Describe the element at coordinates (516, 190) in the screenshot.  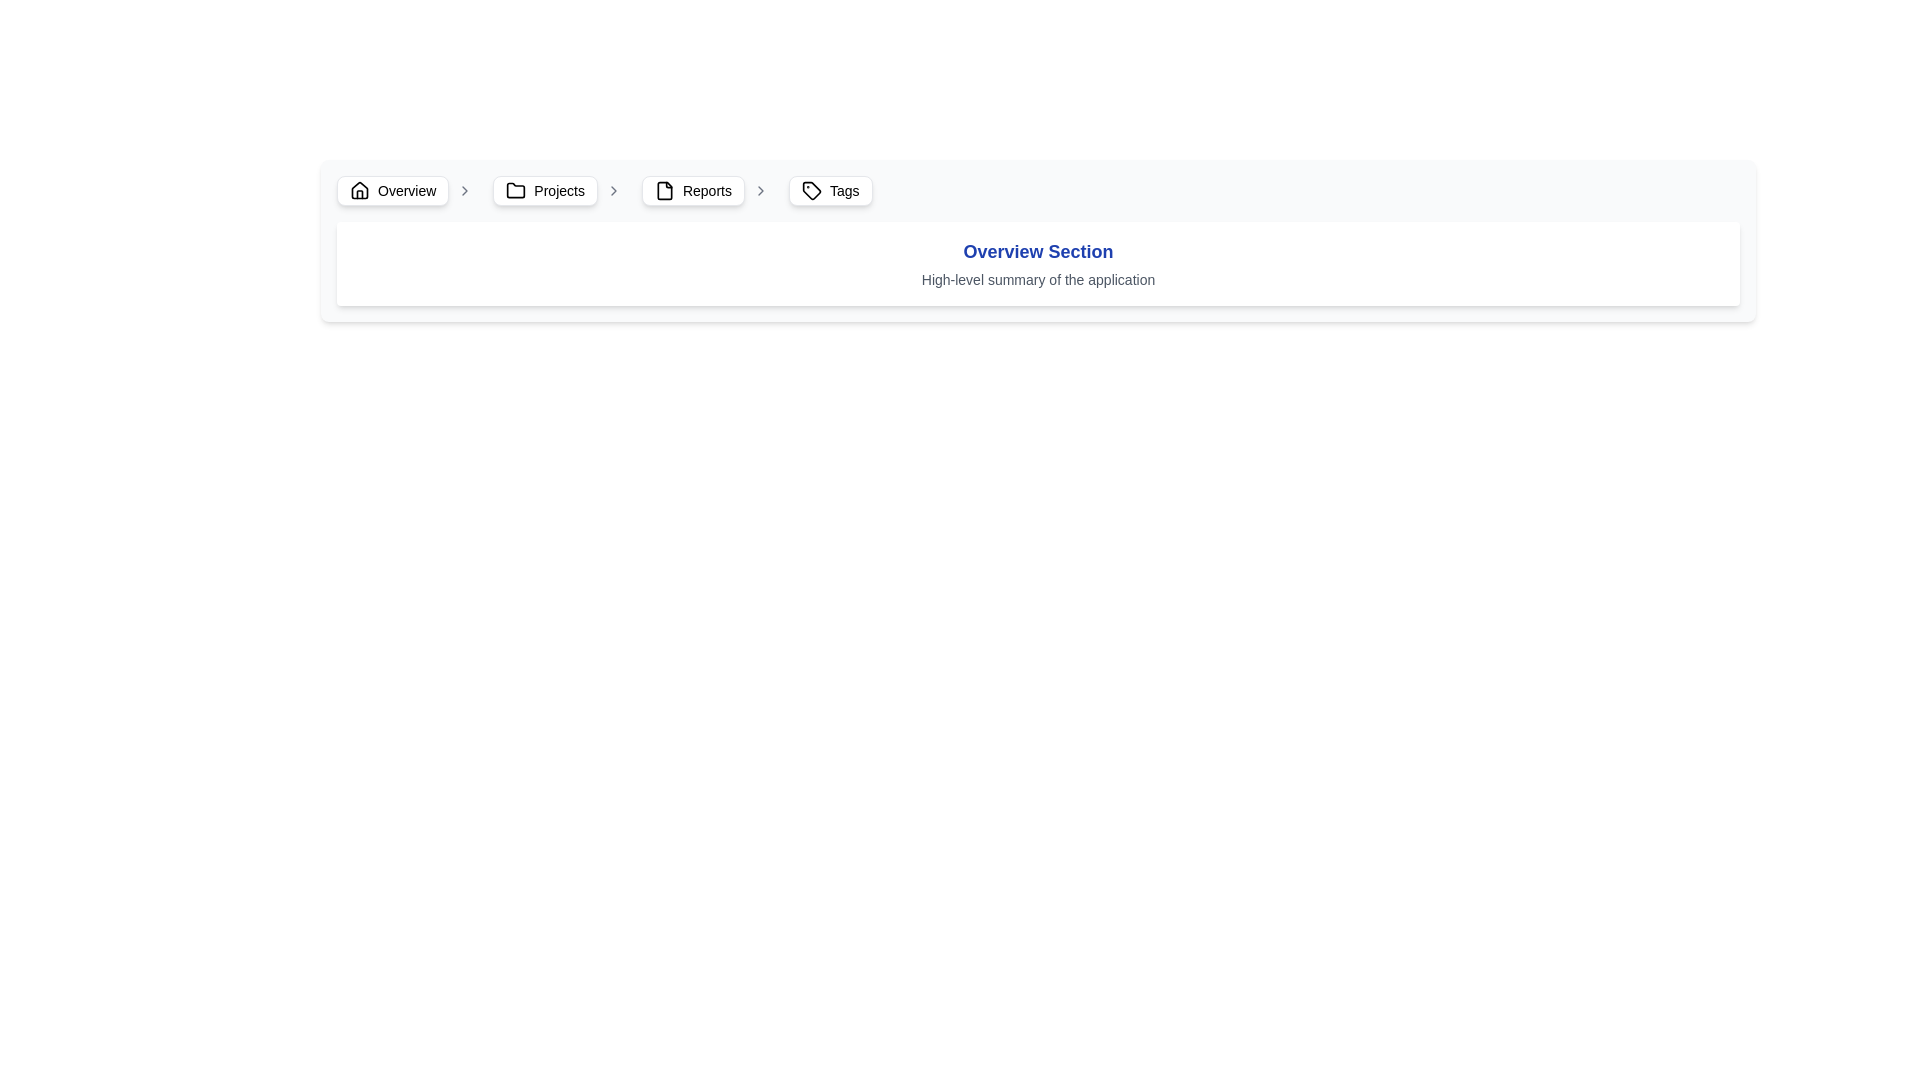
I see `the 'Projects' folder icon located in the navigation breadcrumb bar between the 'Overview' and 'Reports' icons` at that location.